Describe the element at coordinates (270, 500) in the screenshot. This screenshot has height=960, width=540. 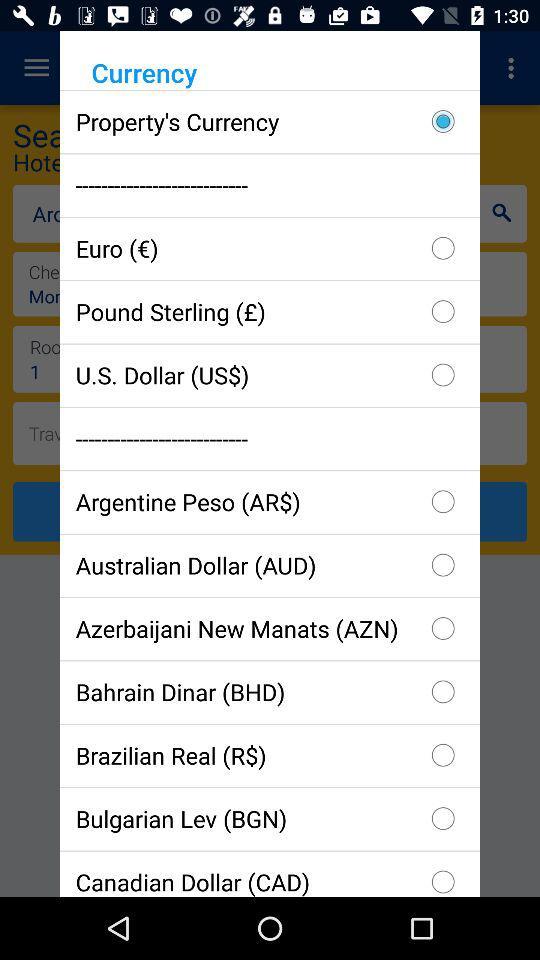
I see `the checkbox above the australian dollar (aud) item` at that location.